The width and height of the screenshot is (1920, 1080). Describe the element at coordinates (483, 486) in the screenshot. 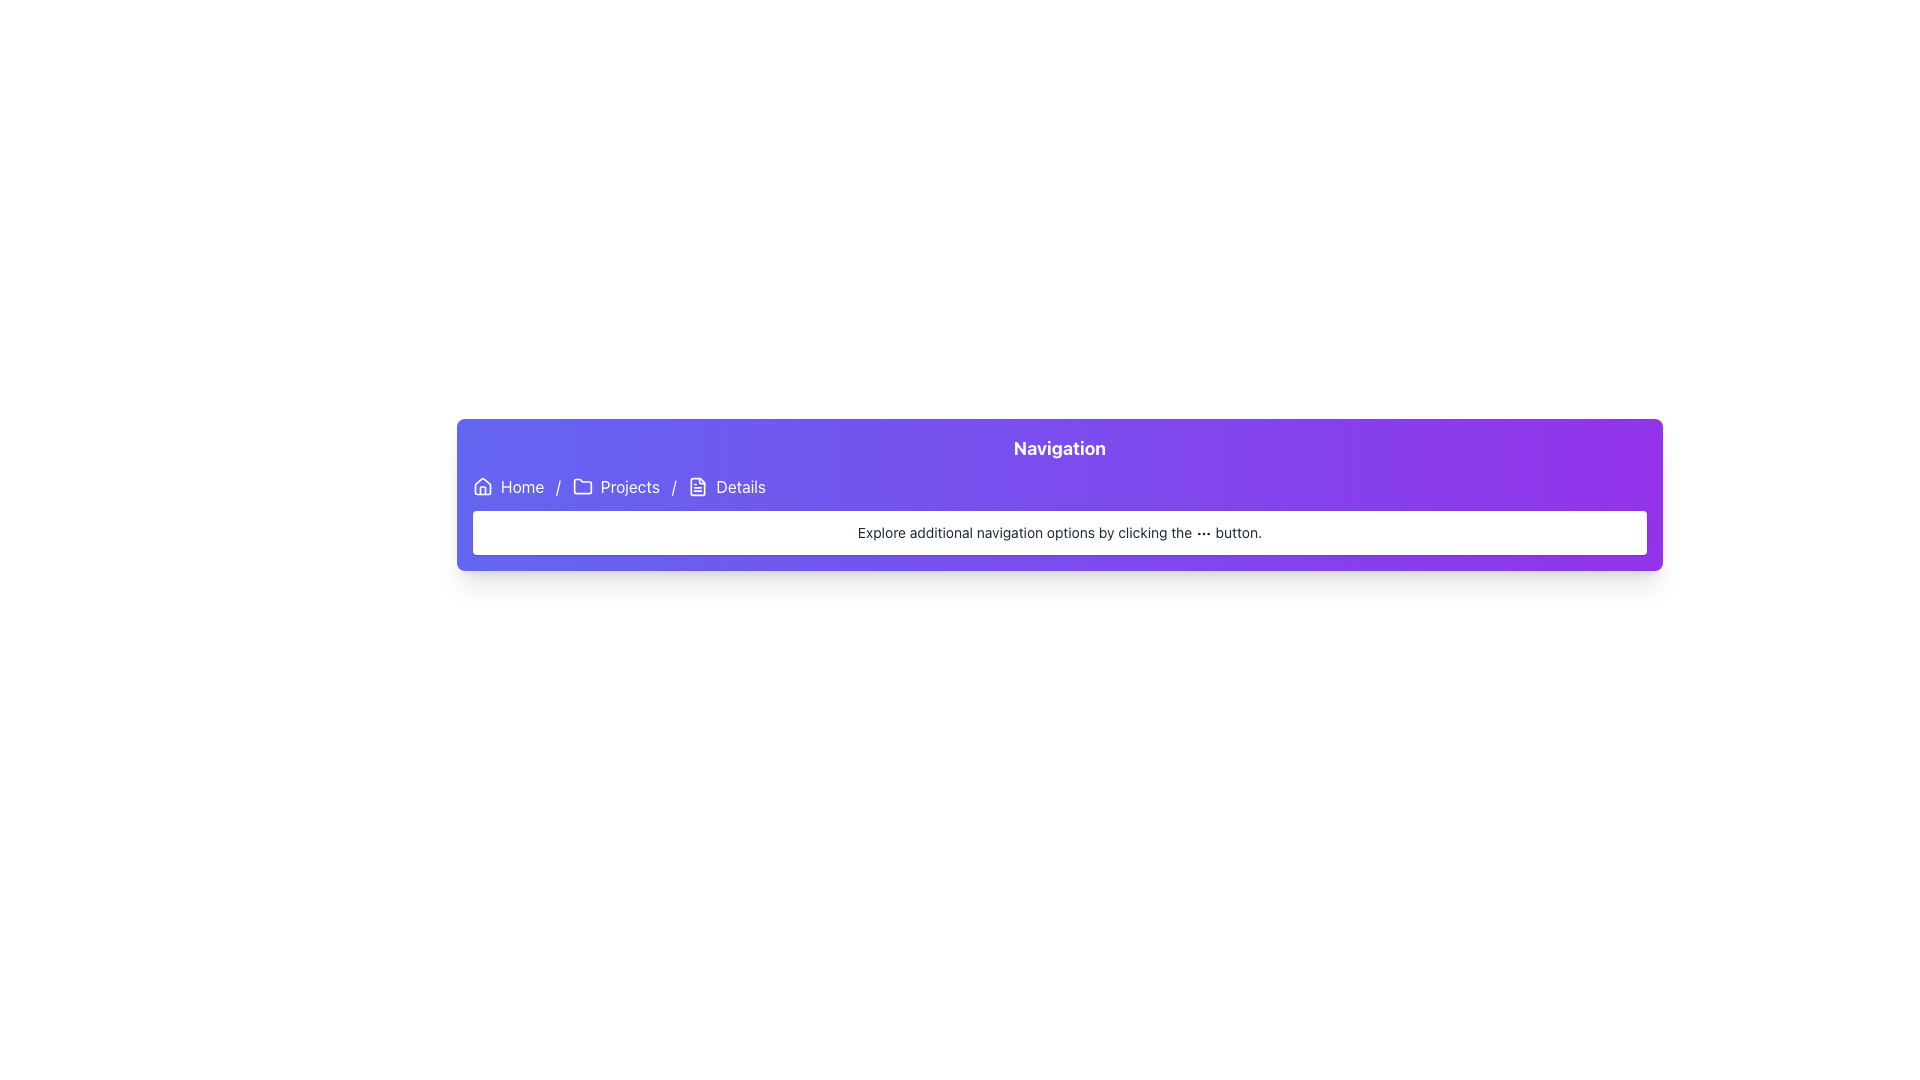

I see `the 'Home' icon in the breadcrumb navigation` at that location.